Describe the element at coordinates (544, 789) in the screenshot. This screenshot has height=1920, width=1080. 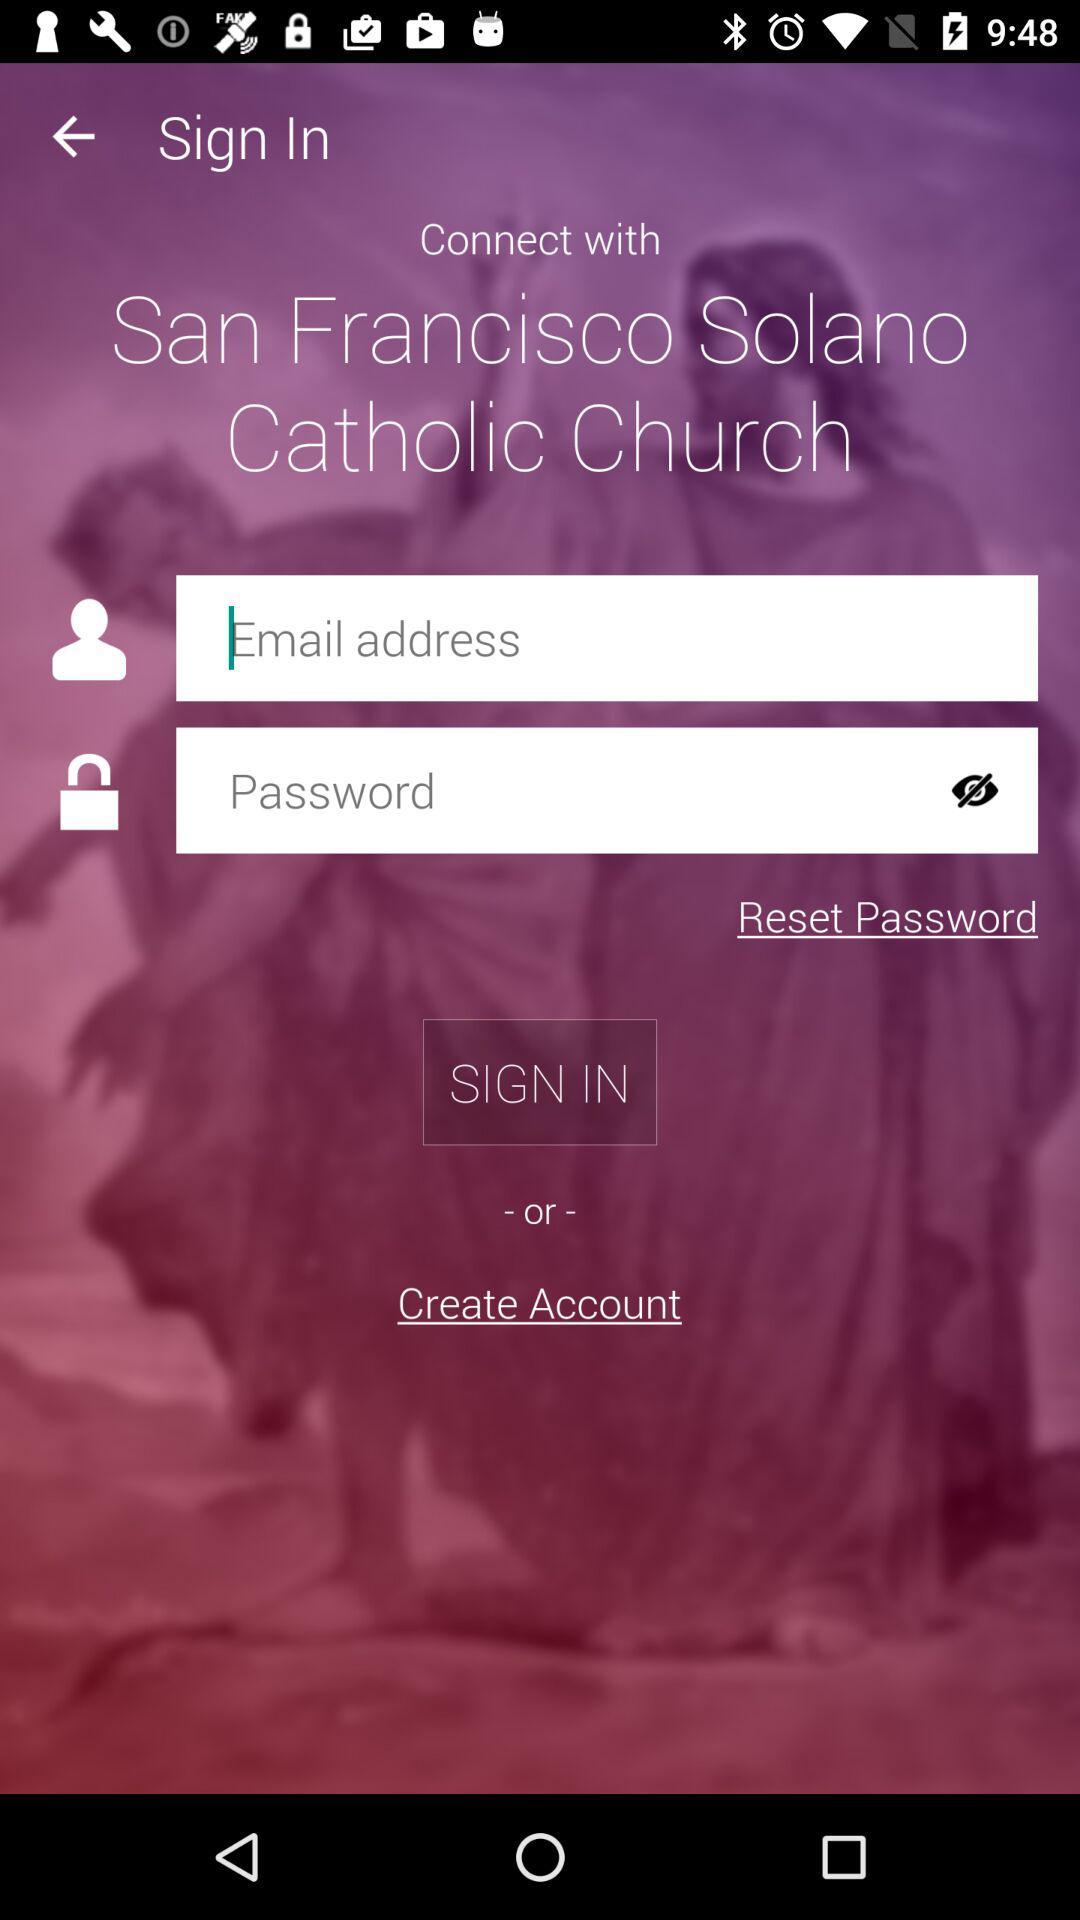
I see `password for email account` at that location.